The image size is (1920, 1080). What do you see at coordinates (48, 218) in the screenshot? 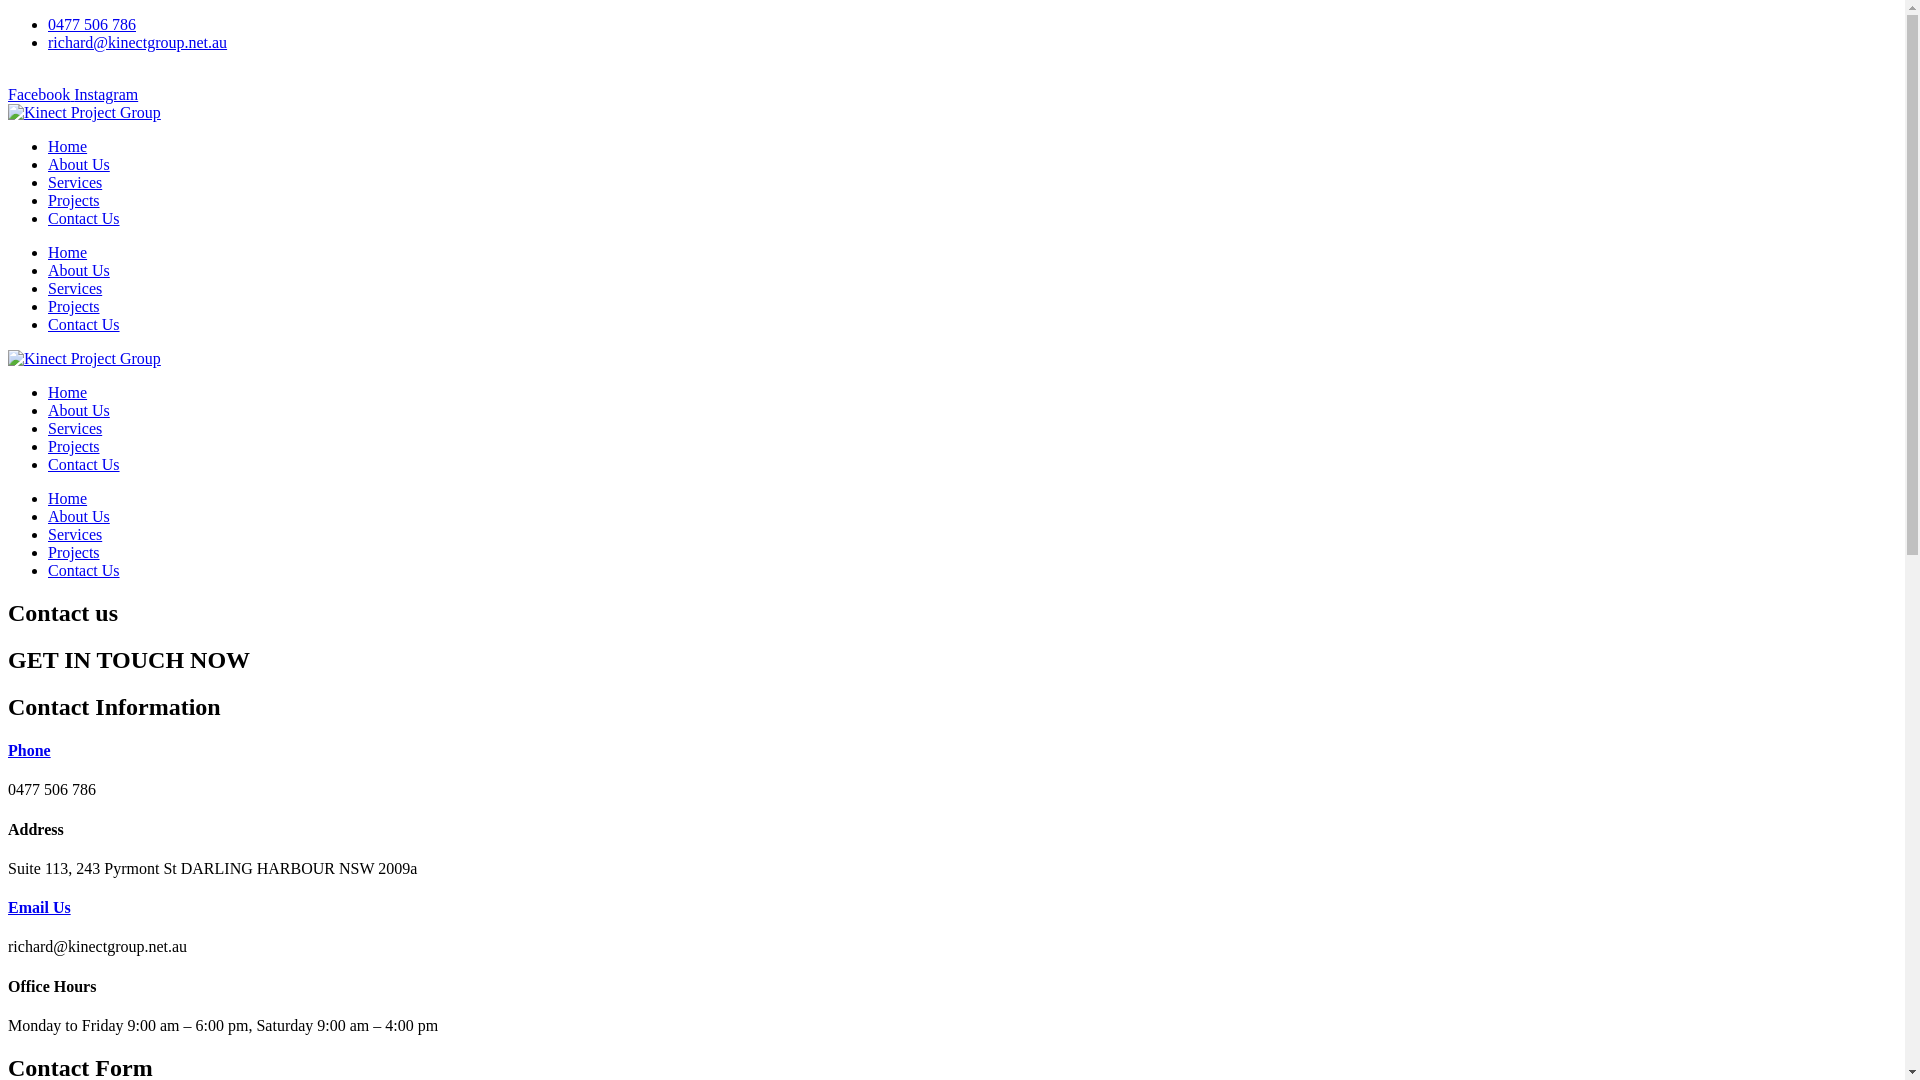
I see `'Contact Us'` at bounding box center [48, 218].